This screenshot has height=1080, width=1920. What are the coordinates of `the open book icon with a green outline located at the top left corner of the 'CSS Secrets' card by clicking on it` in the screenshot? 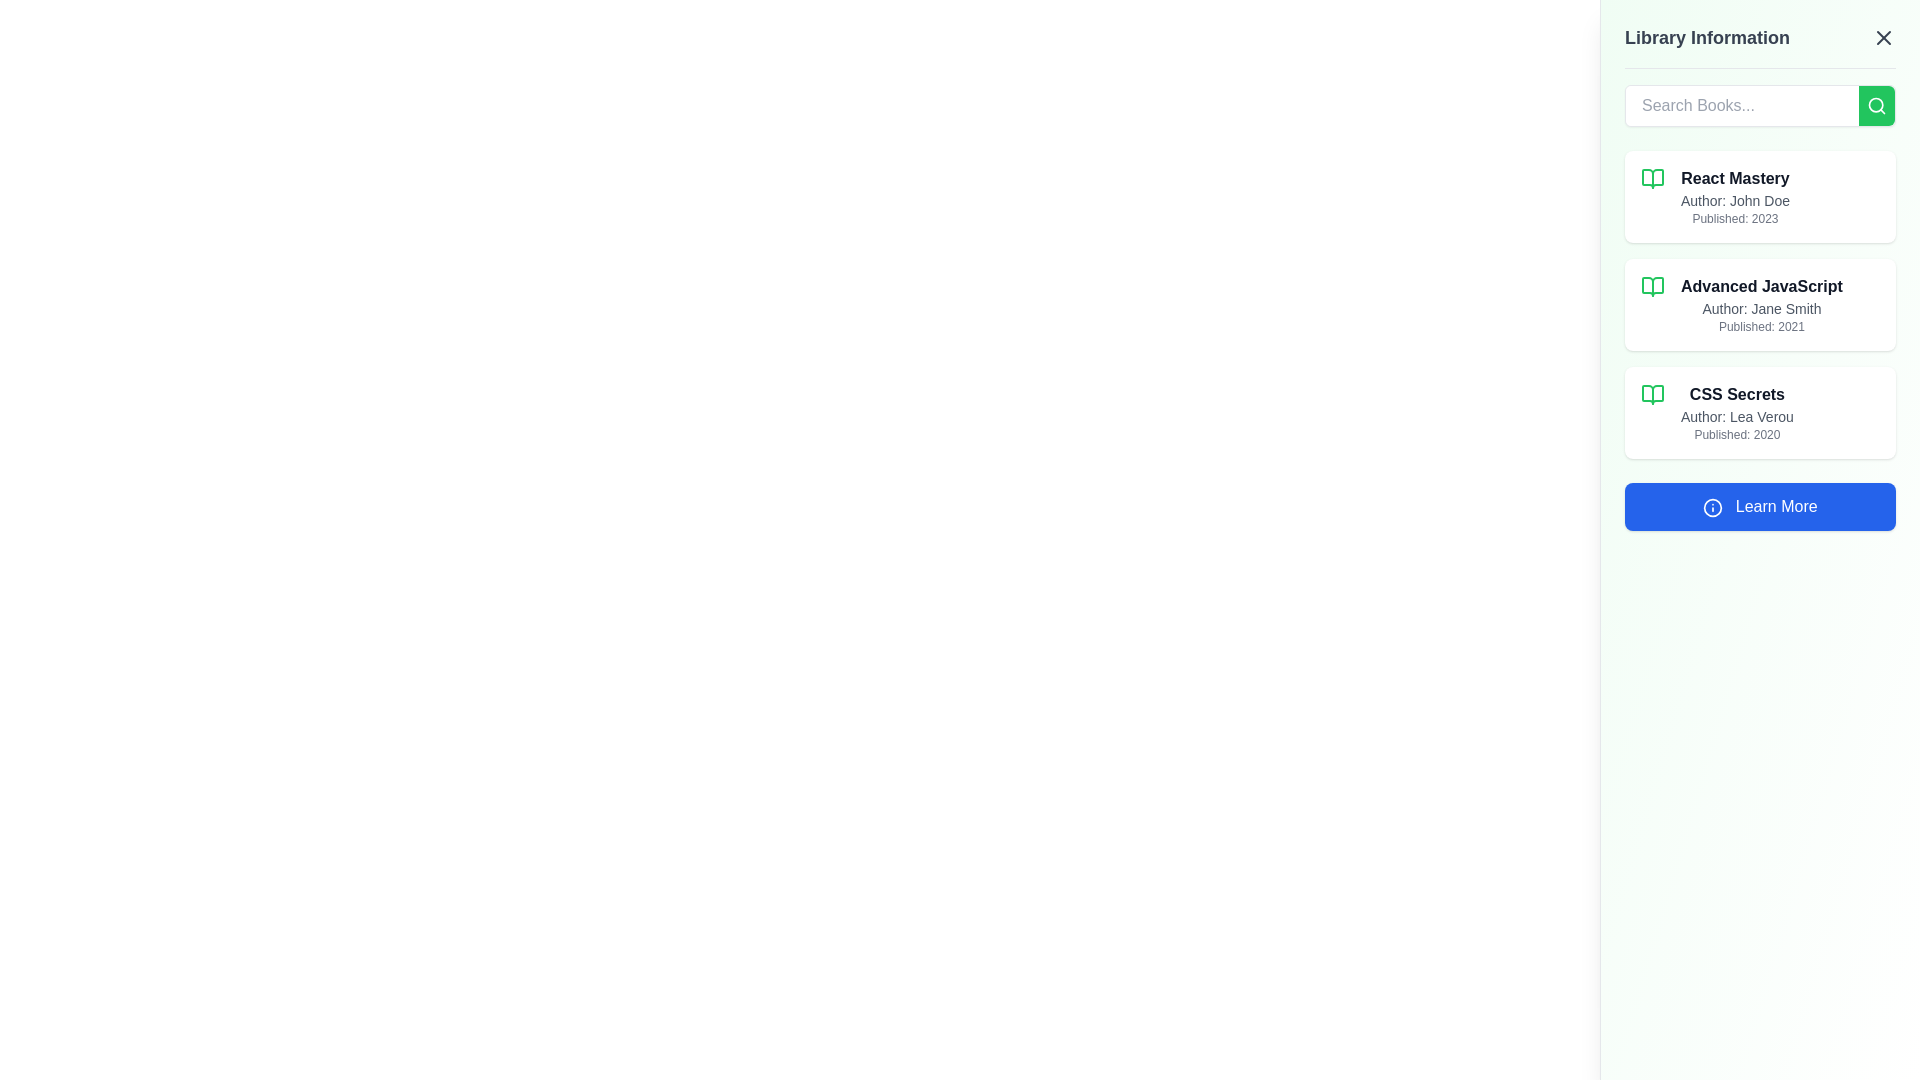 It's located at (1652, 394).